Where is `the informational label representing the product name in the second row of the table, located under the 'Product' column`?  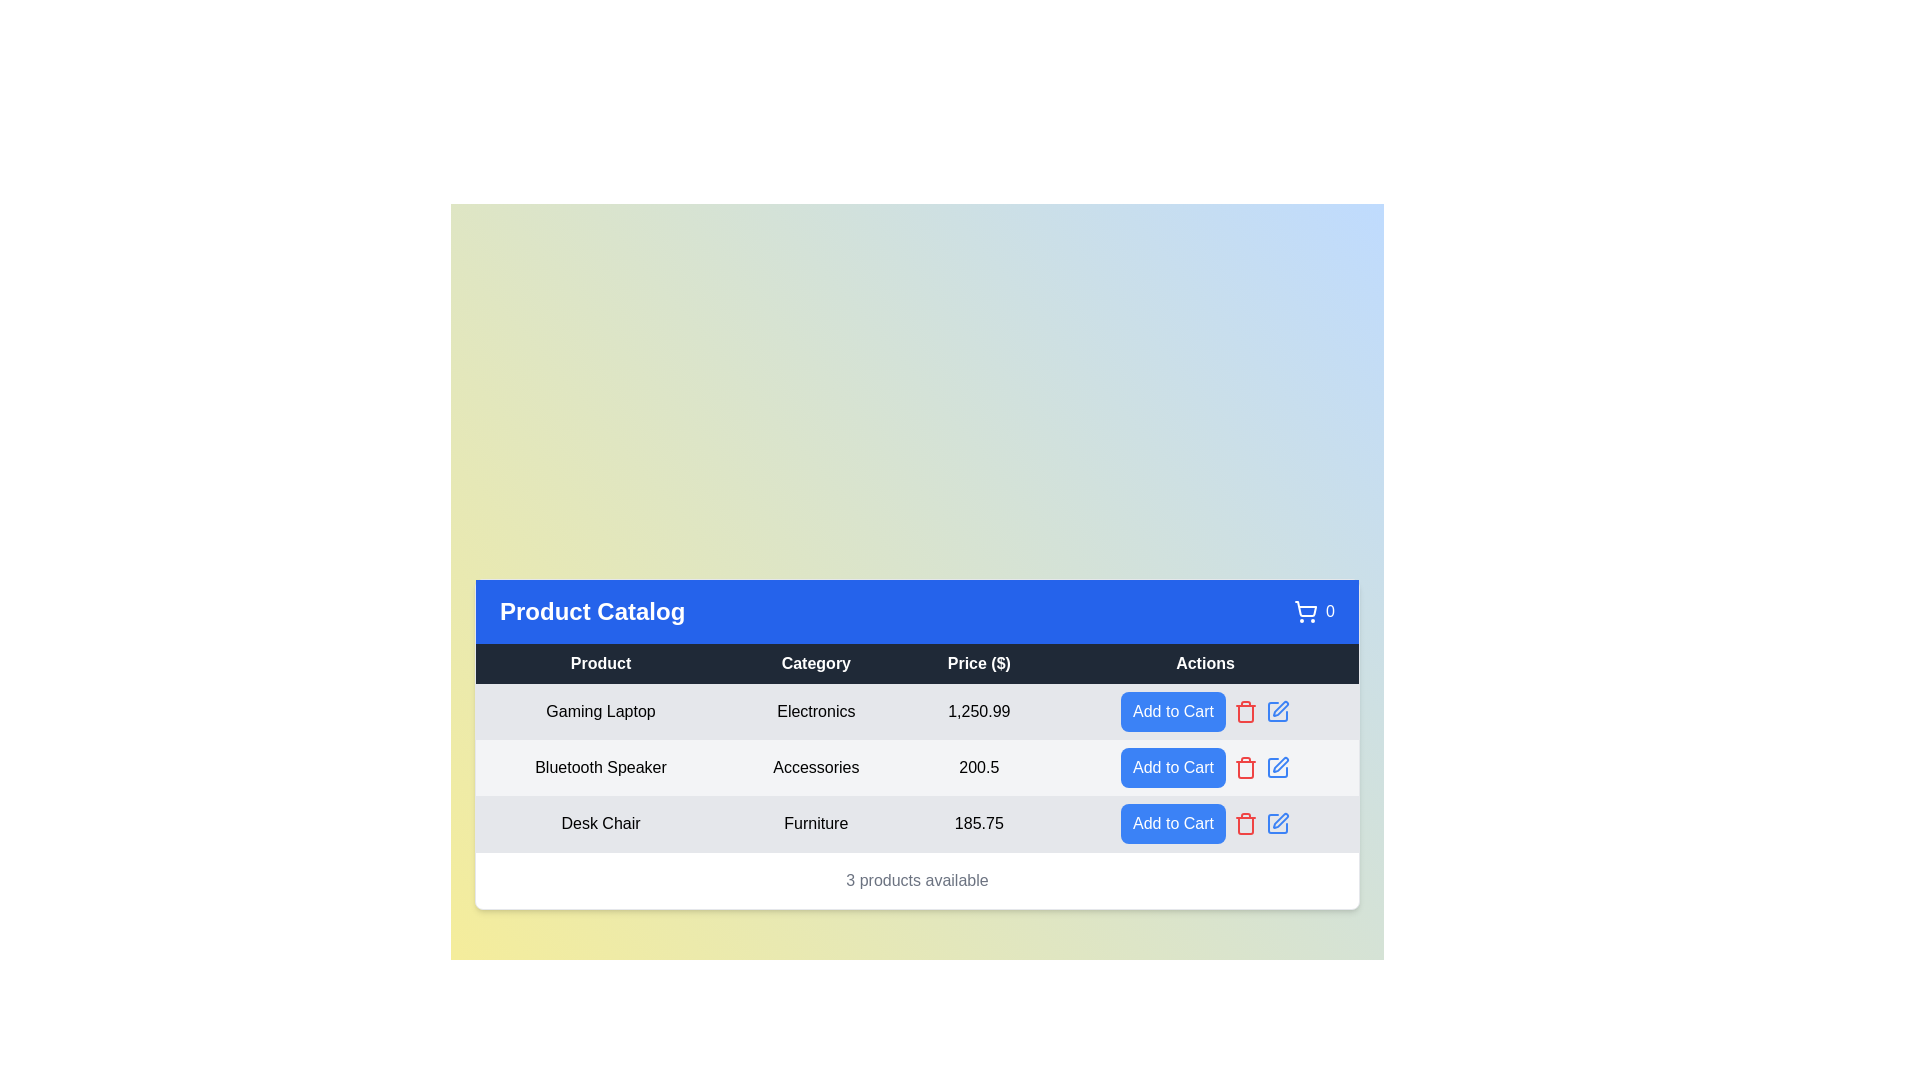 the informational label representing the product name in the second row of the table, located under the 'Product' column is located at coordinates (599, 766).